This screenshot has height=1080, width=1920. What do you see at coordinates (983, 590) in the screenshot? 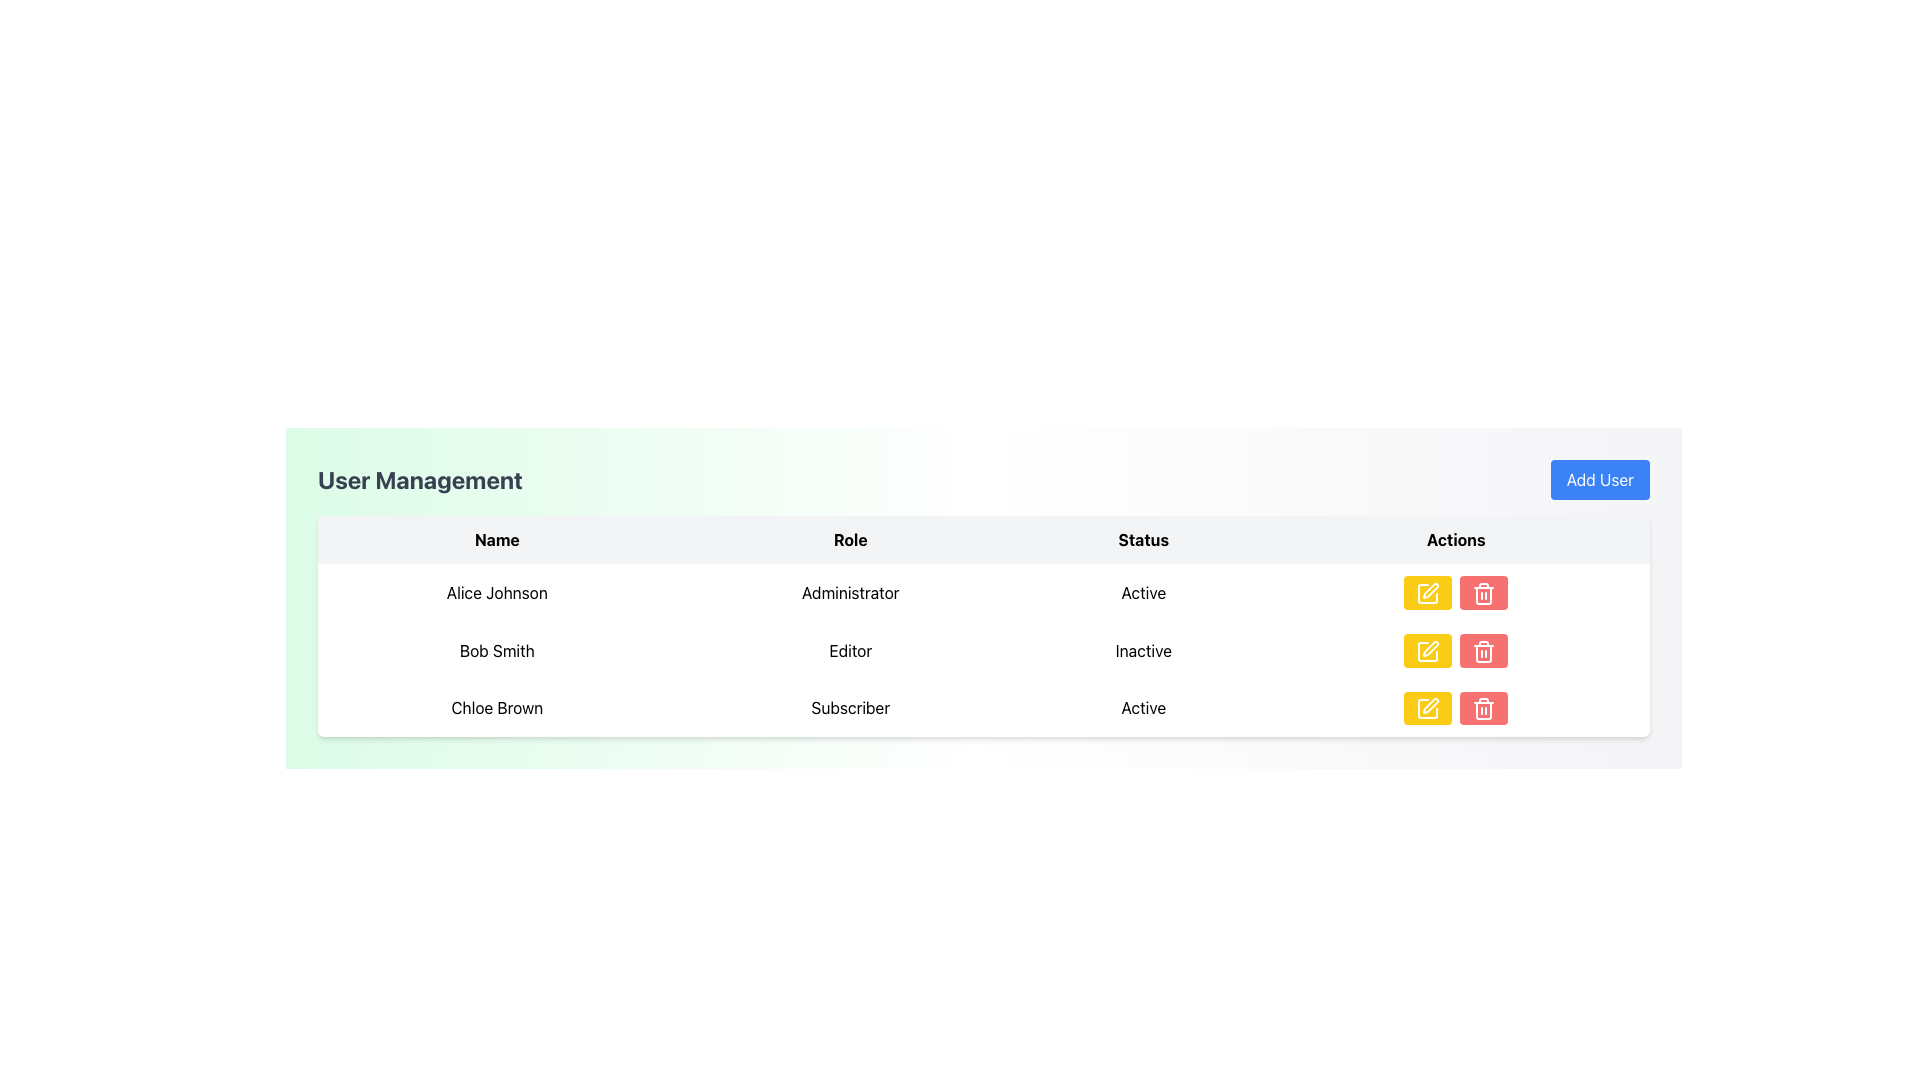
I see `the table row displaying 'Alice Johnson' in the 'User Management' section` at bounding box center [983, 590].